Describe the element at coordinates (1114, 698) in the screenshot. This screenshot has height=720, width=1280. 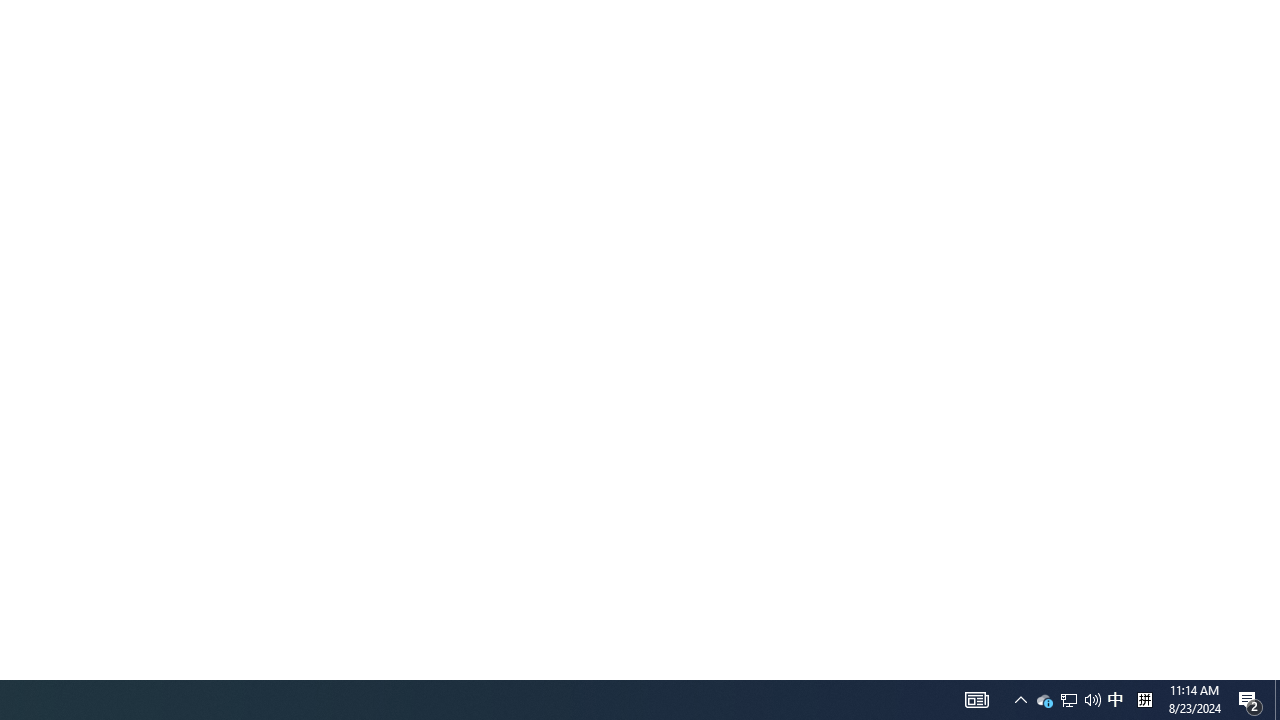
I see `'Q2790: 100%'` at that location.